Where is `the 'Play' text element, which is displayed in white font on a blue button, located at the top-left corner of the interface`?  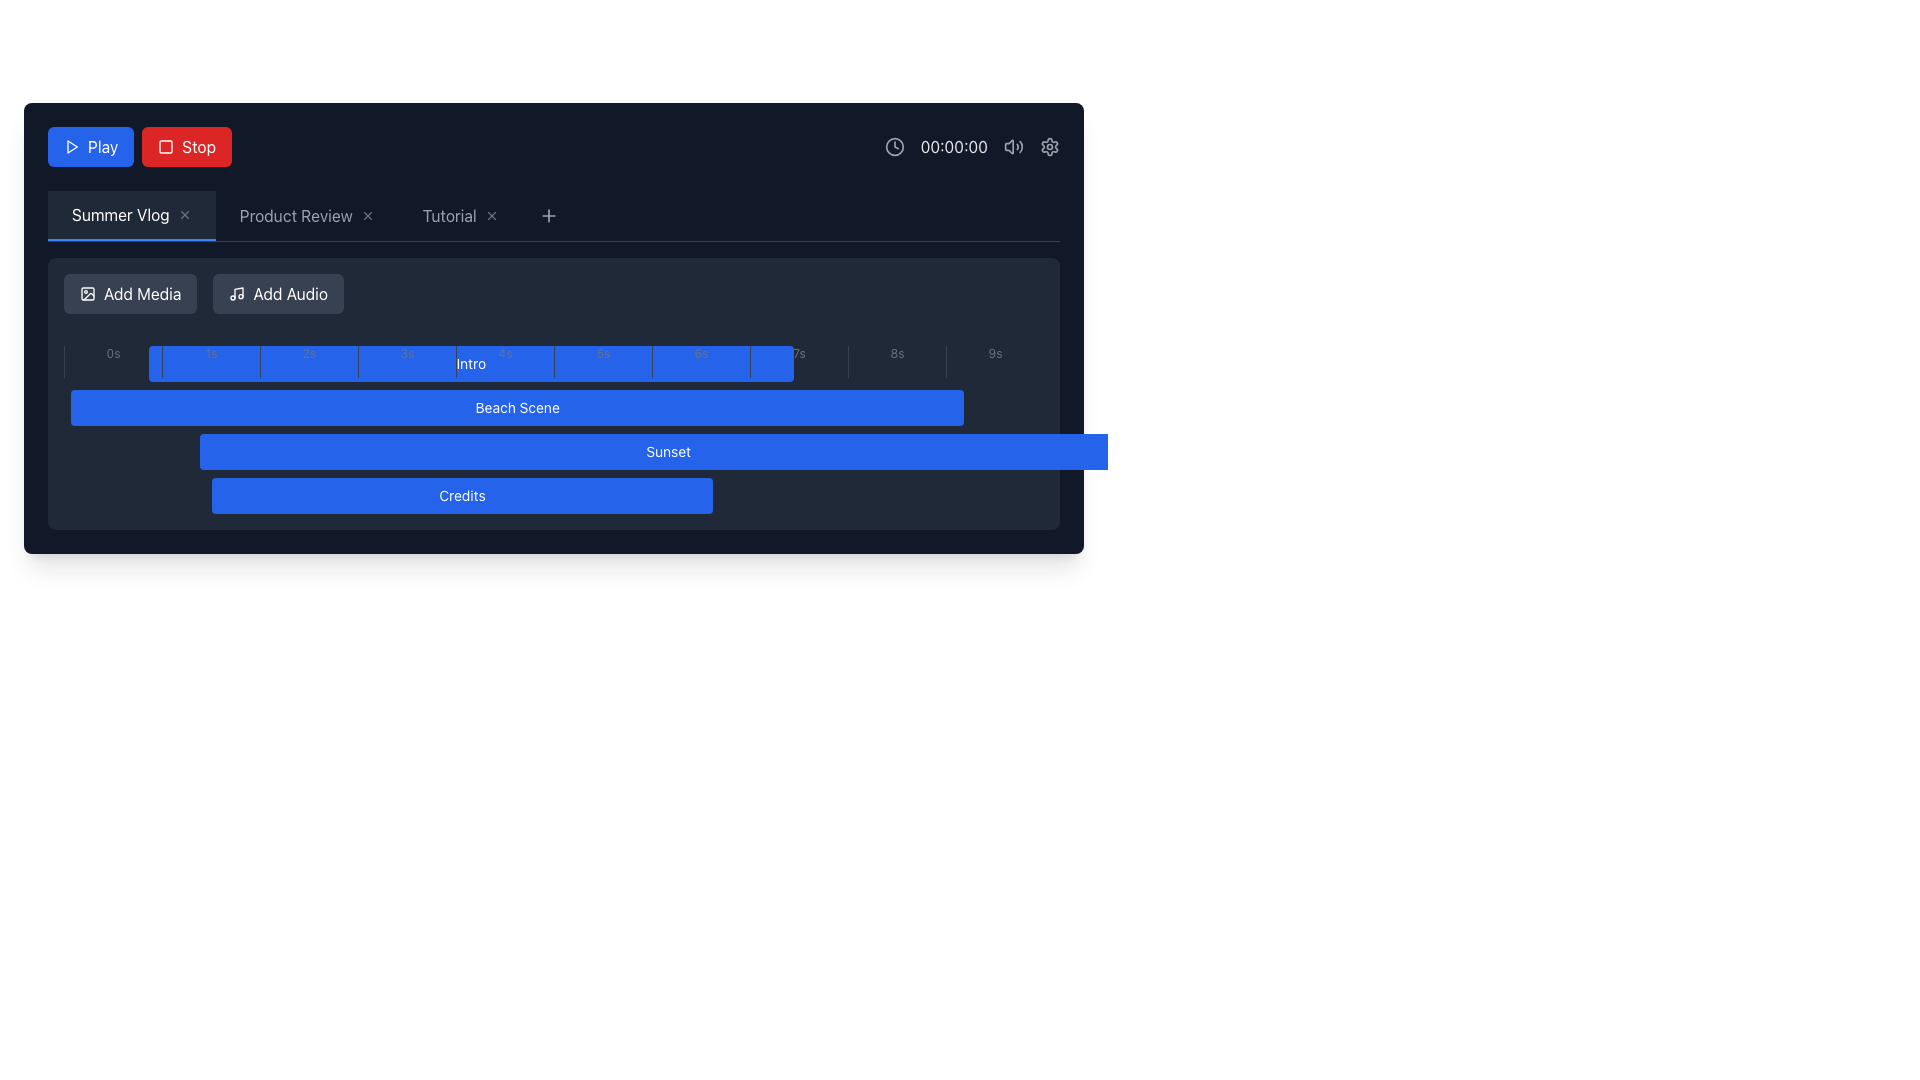
the 'Play' text element, which is displayed in white font on a blue button, located at the top-left corner of the interface is located at coordinates (102, 145).